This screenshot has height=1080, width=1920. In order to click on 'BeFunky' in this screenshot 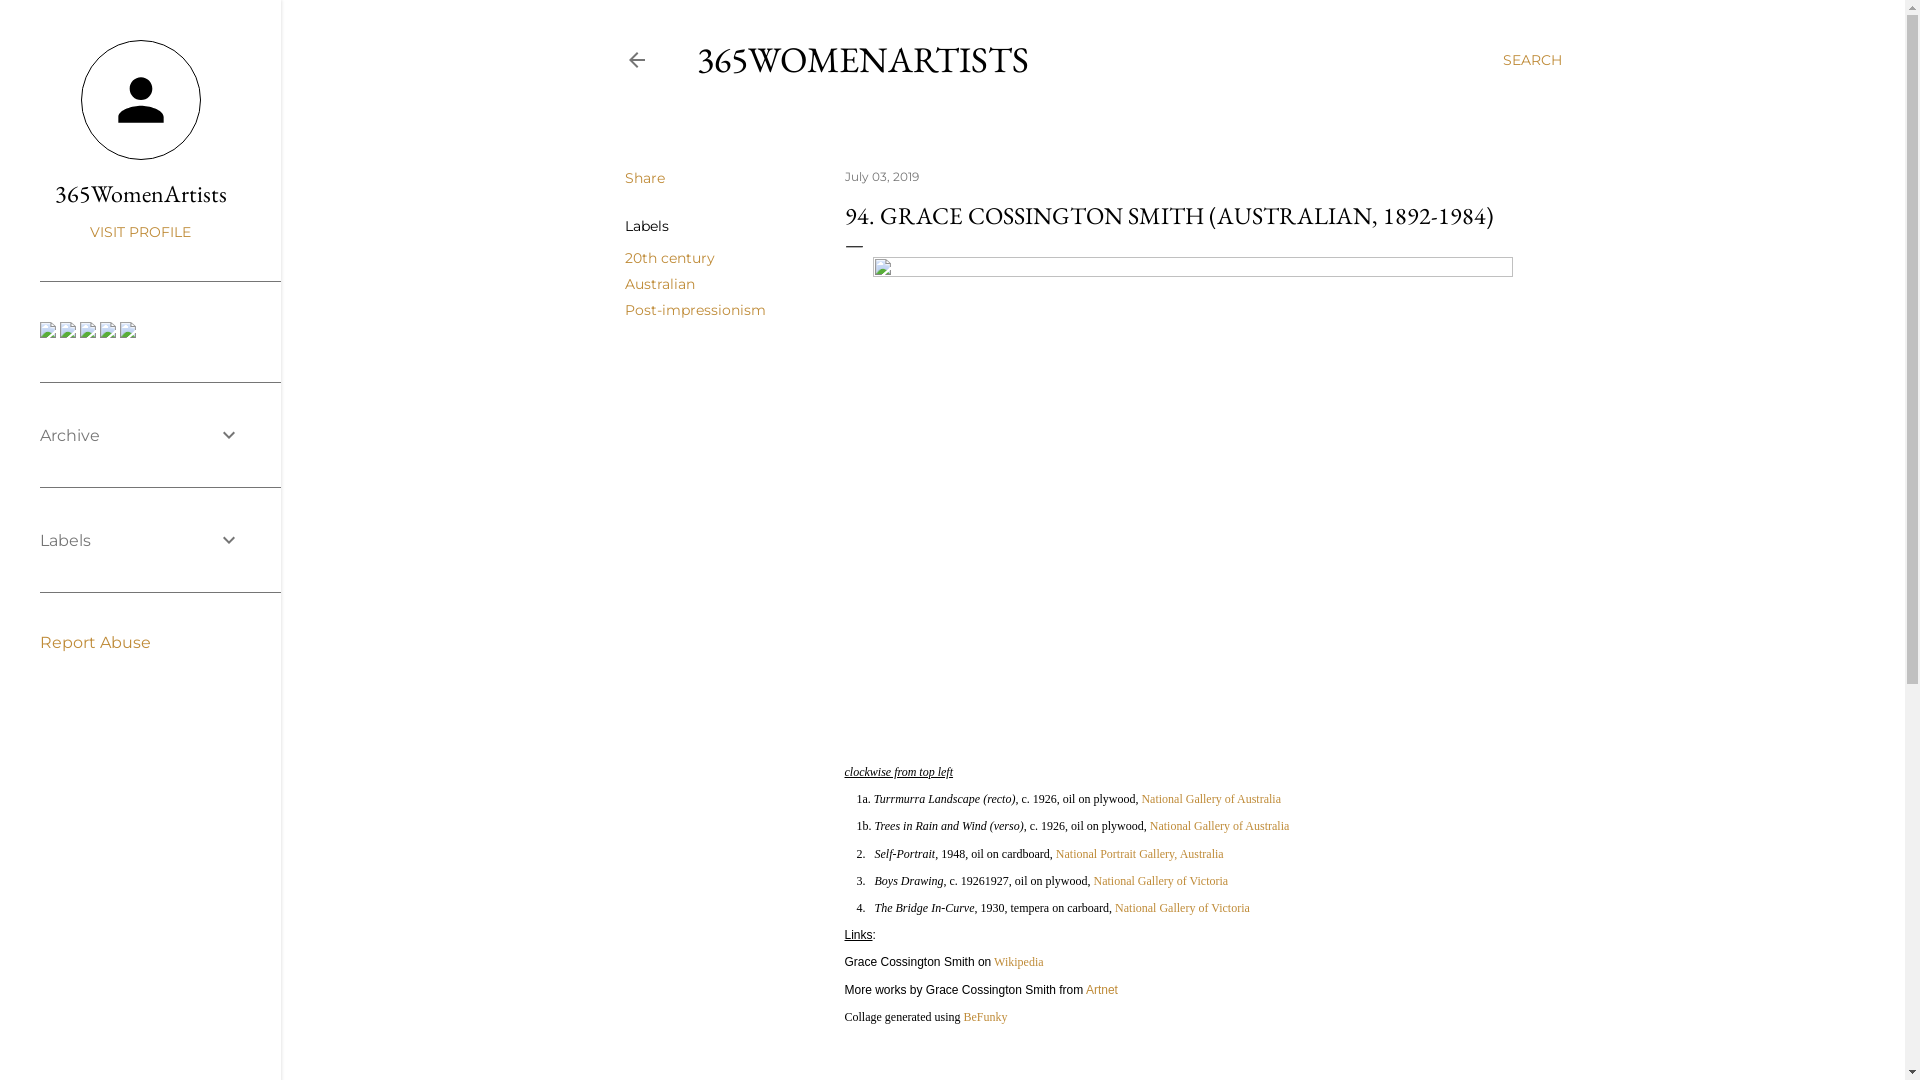, I will do `click(963, 1017)`.